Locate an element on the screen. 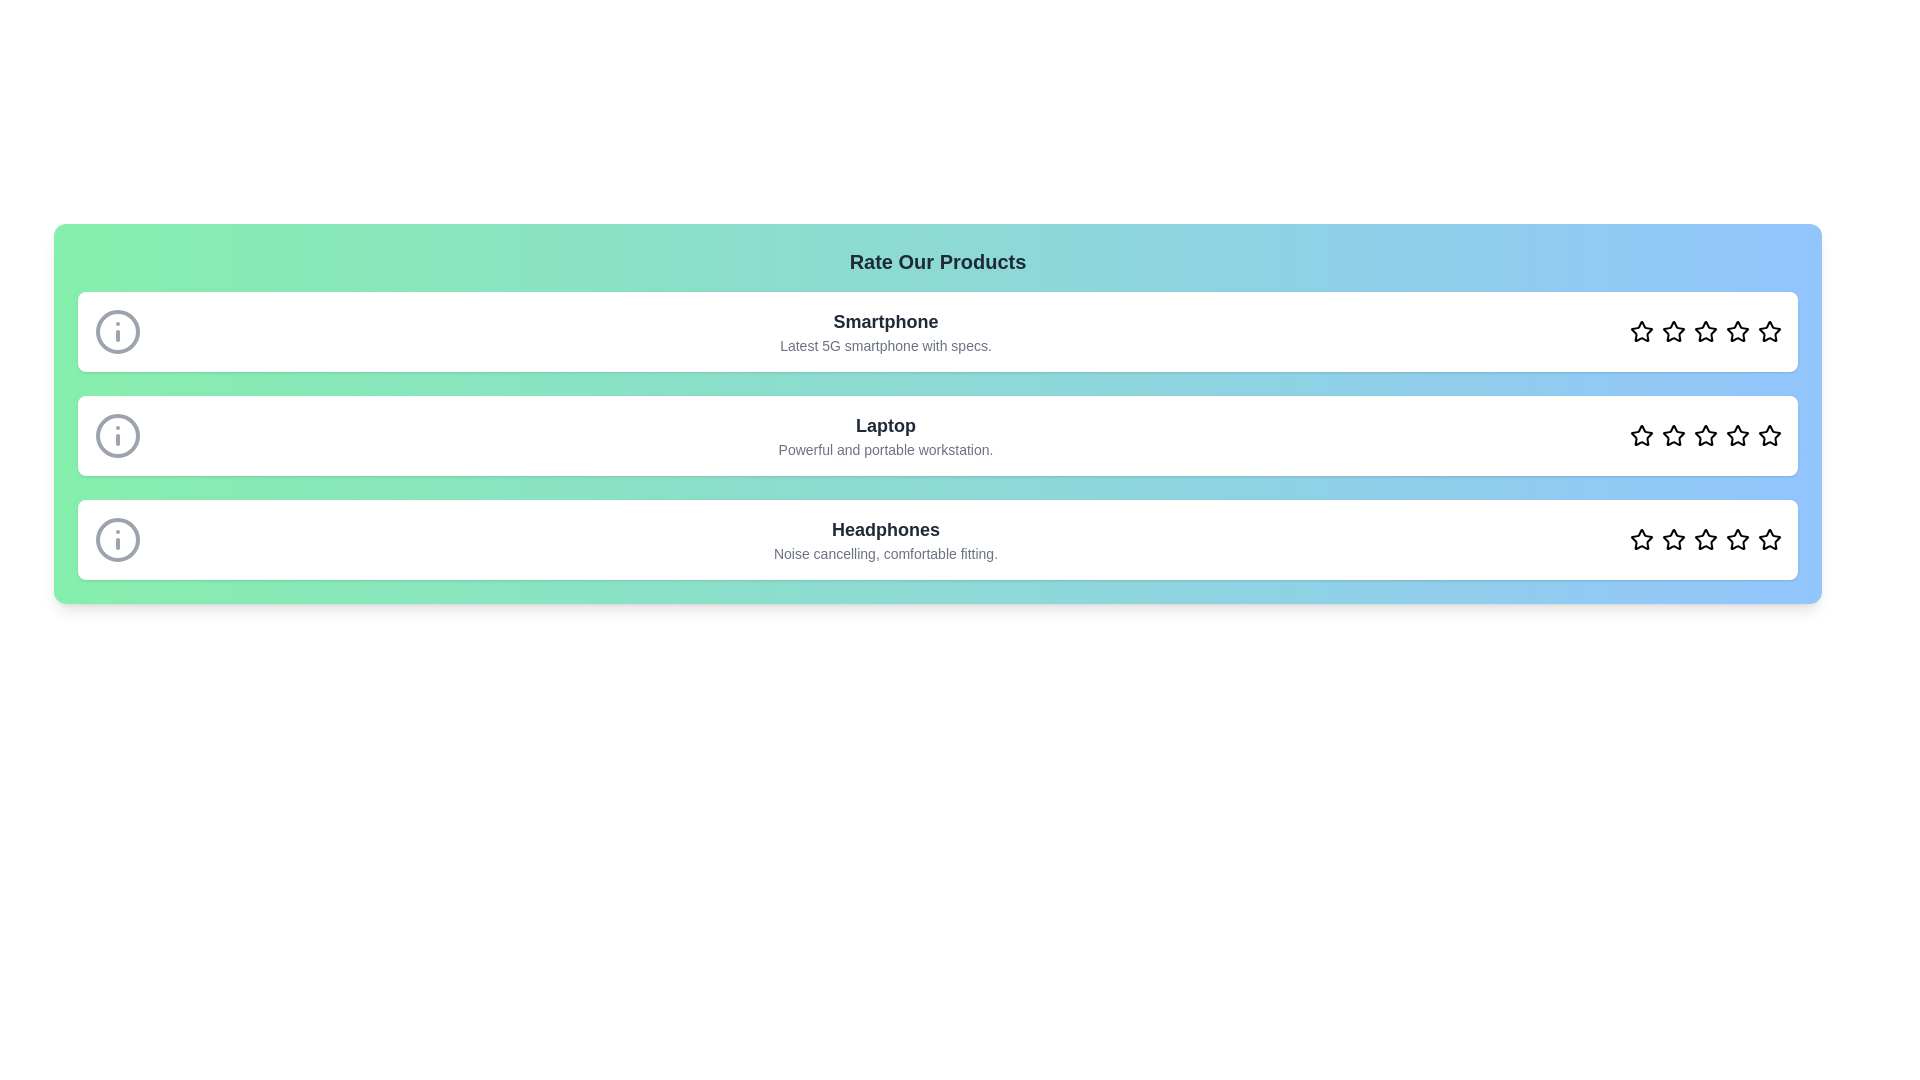 Image resolution: width=1920 pixels, height=1080 pixels. the first star icon in the rating section is located at coordinates (1641, 330).